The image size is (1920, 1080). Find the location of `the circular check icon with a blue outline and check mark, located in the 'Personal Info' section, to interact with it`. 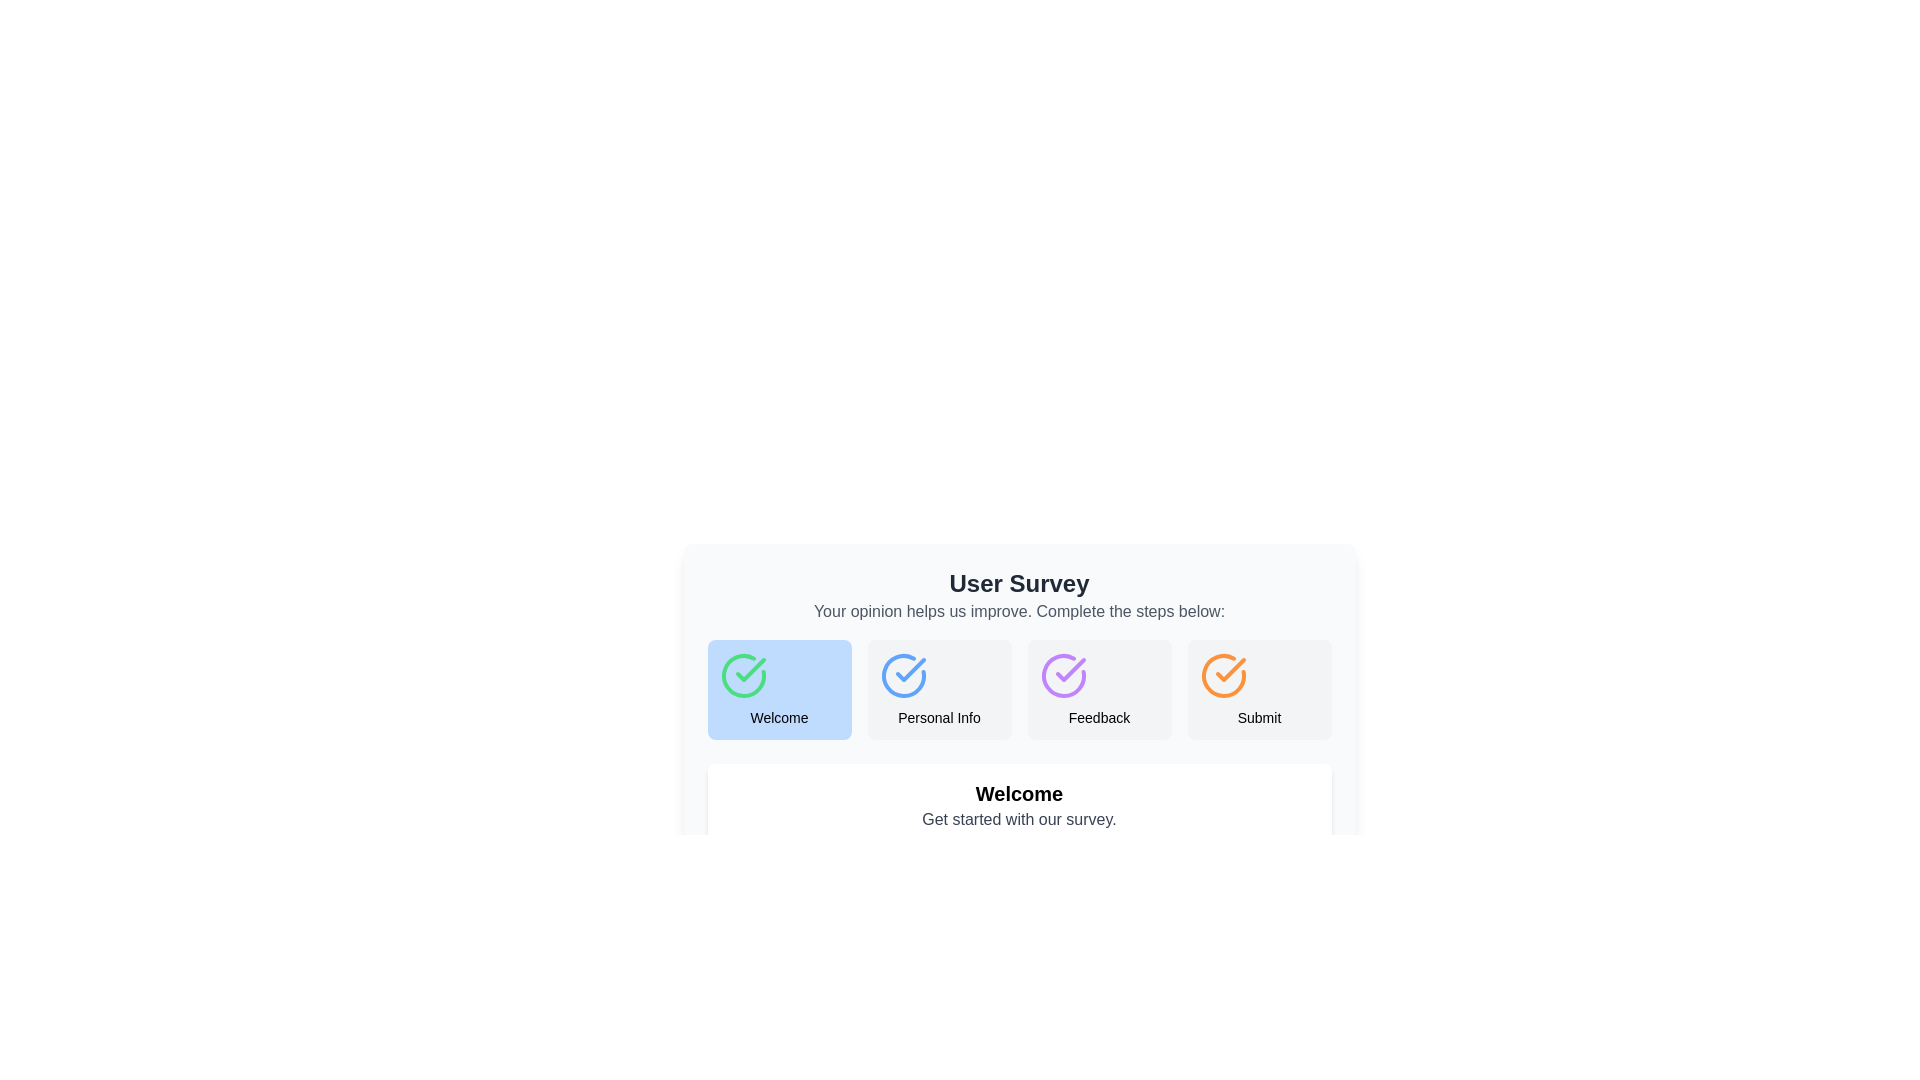

the circular check icon with a blue outline and check mark, located in the 'Personal Info' section, to interact with it is located at coordinates (902, 675).